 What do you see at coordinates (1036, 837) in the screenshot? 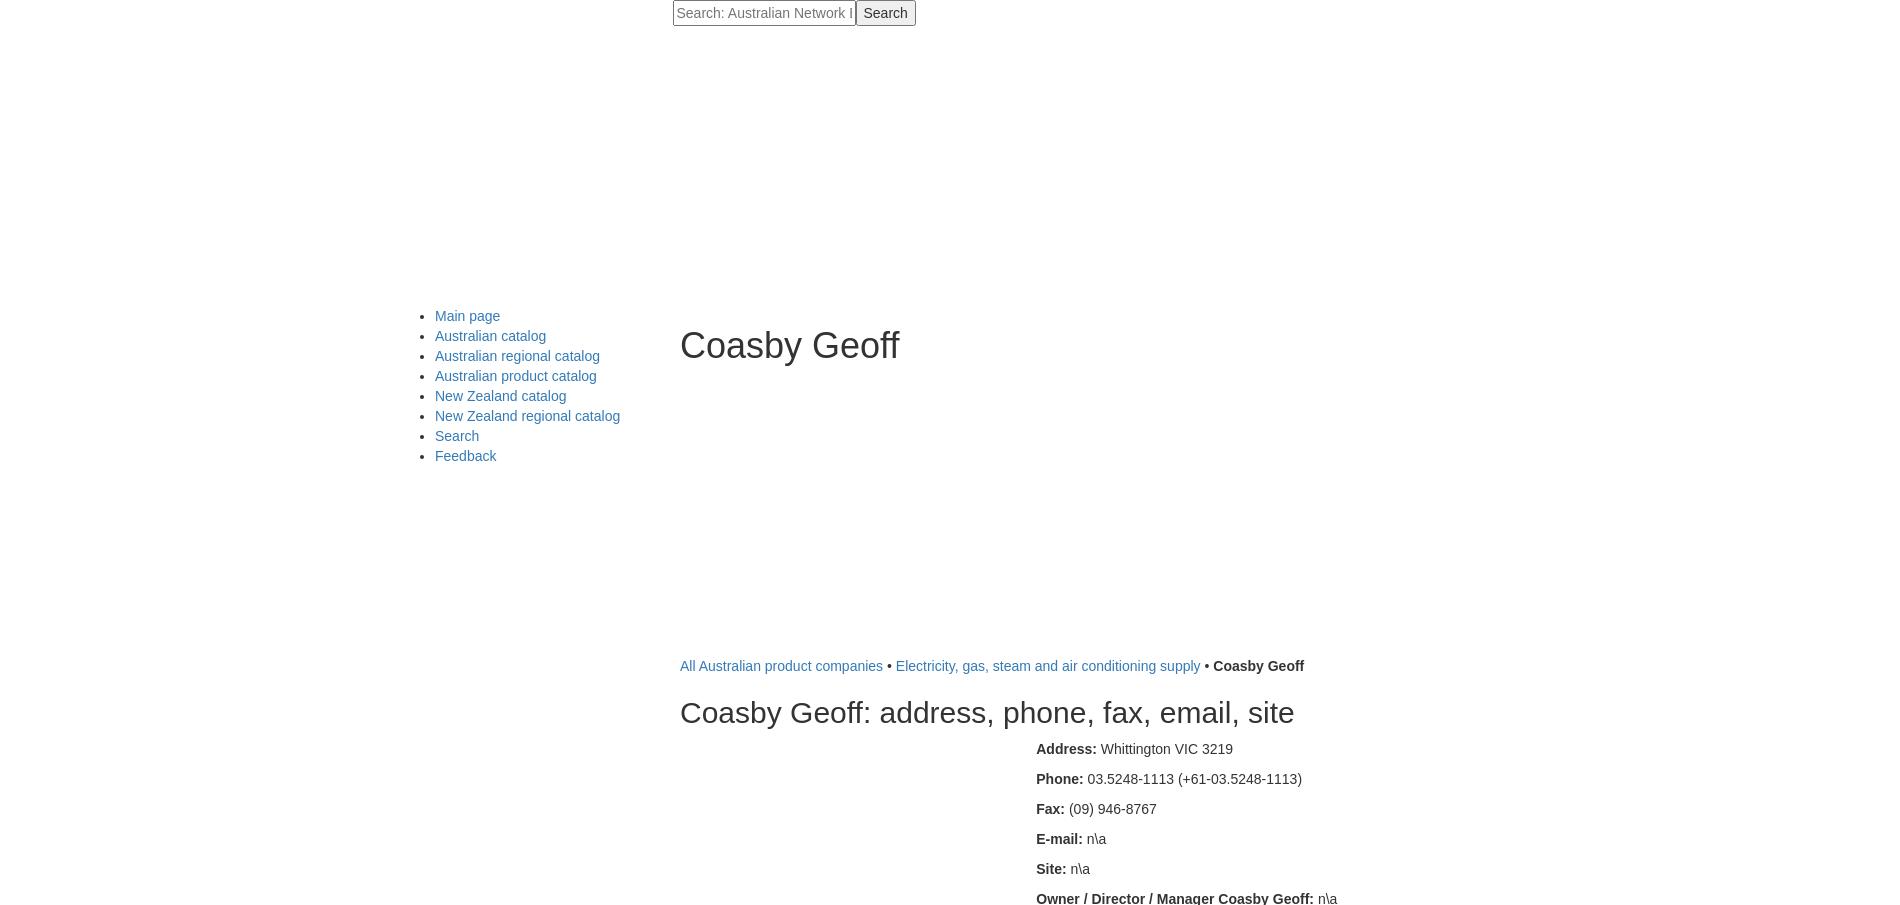
I see `'E-mail:'` at bounding box center [1036, 837].